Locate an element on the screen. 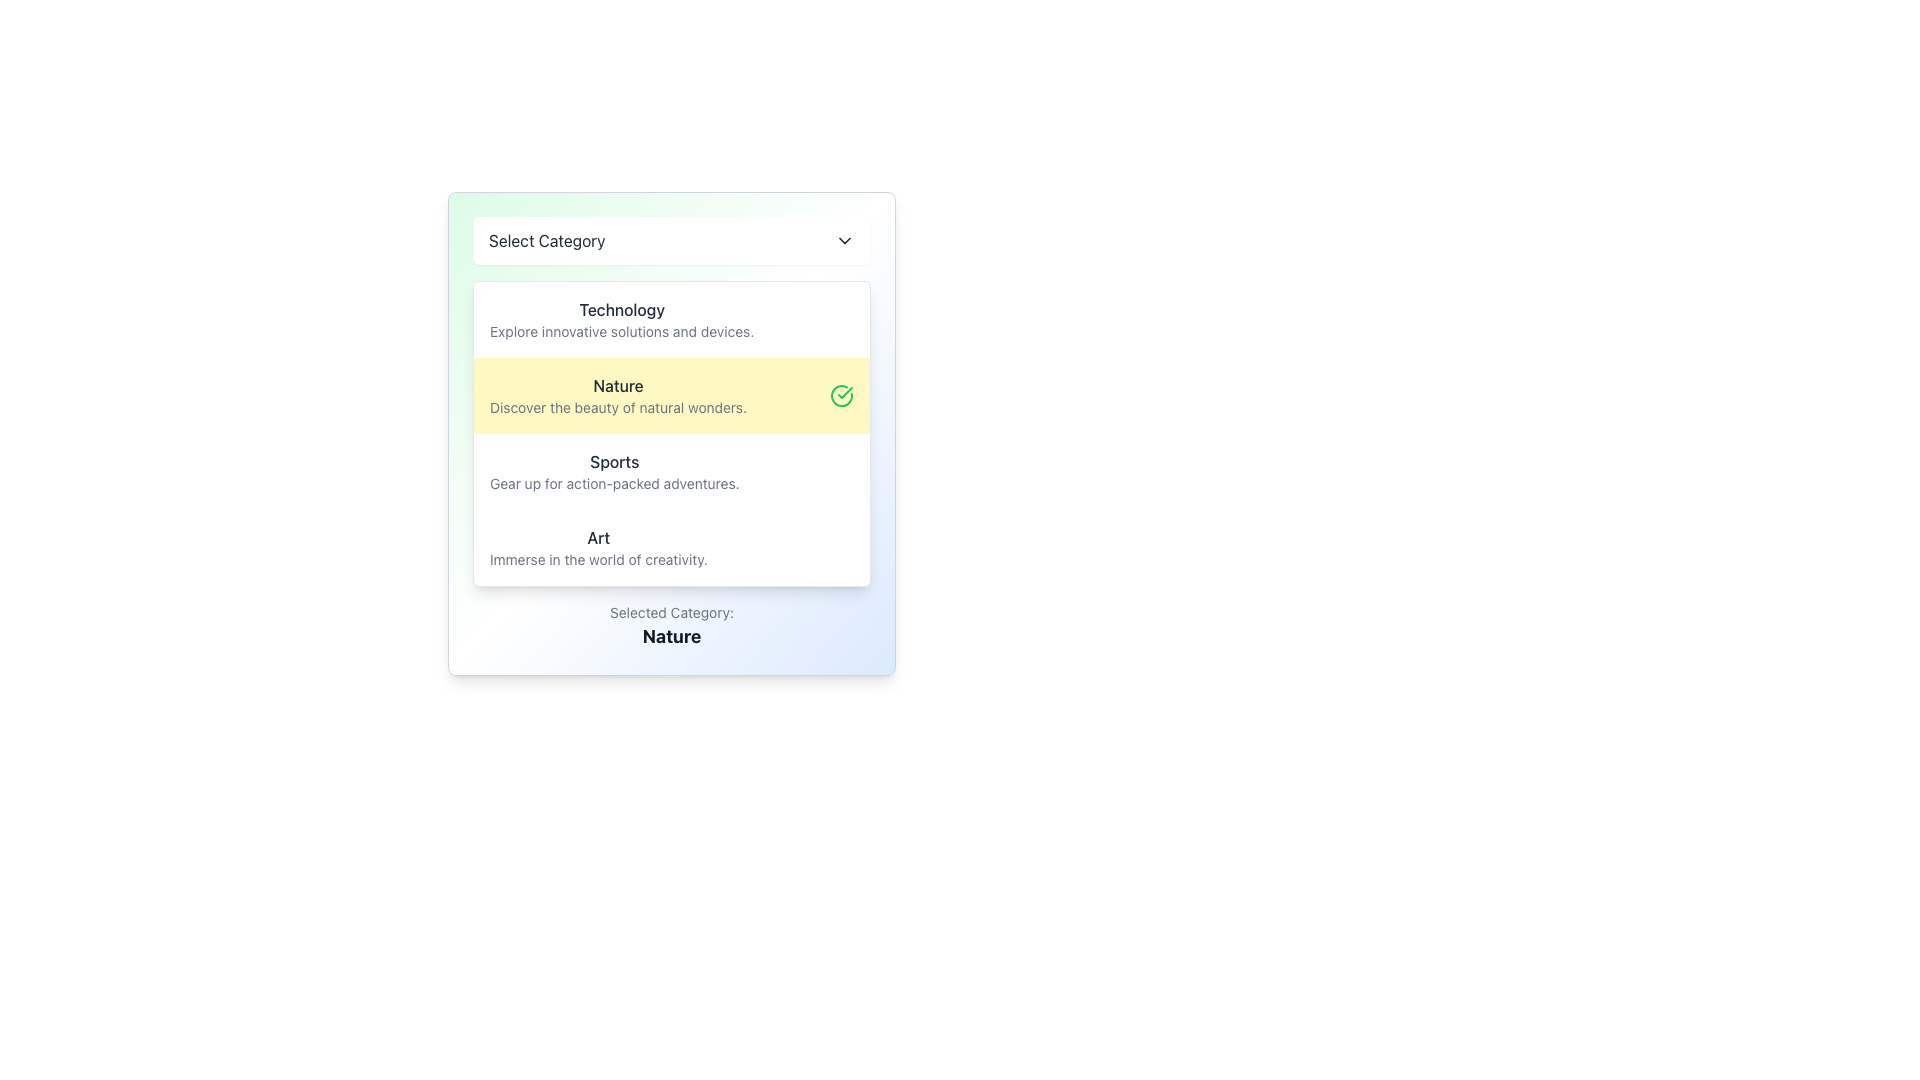 The height and width of the screenshot is (1080, 1920). the text line displaying 'Gear up for action-packed adventures.' which is located beneath the 'Sports' text in the selectable panel is located at coordinates (613, 483).